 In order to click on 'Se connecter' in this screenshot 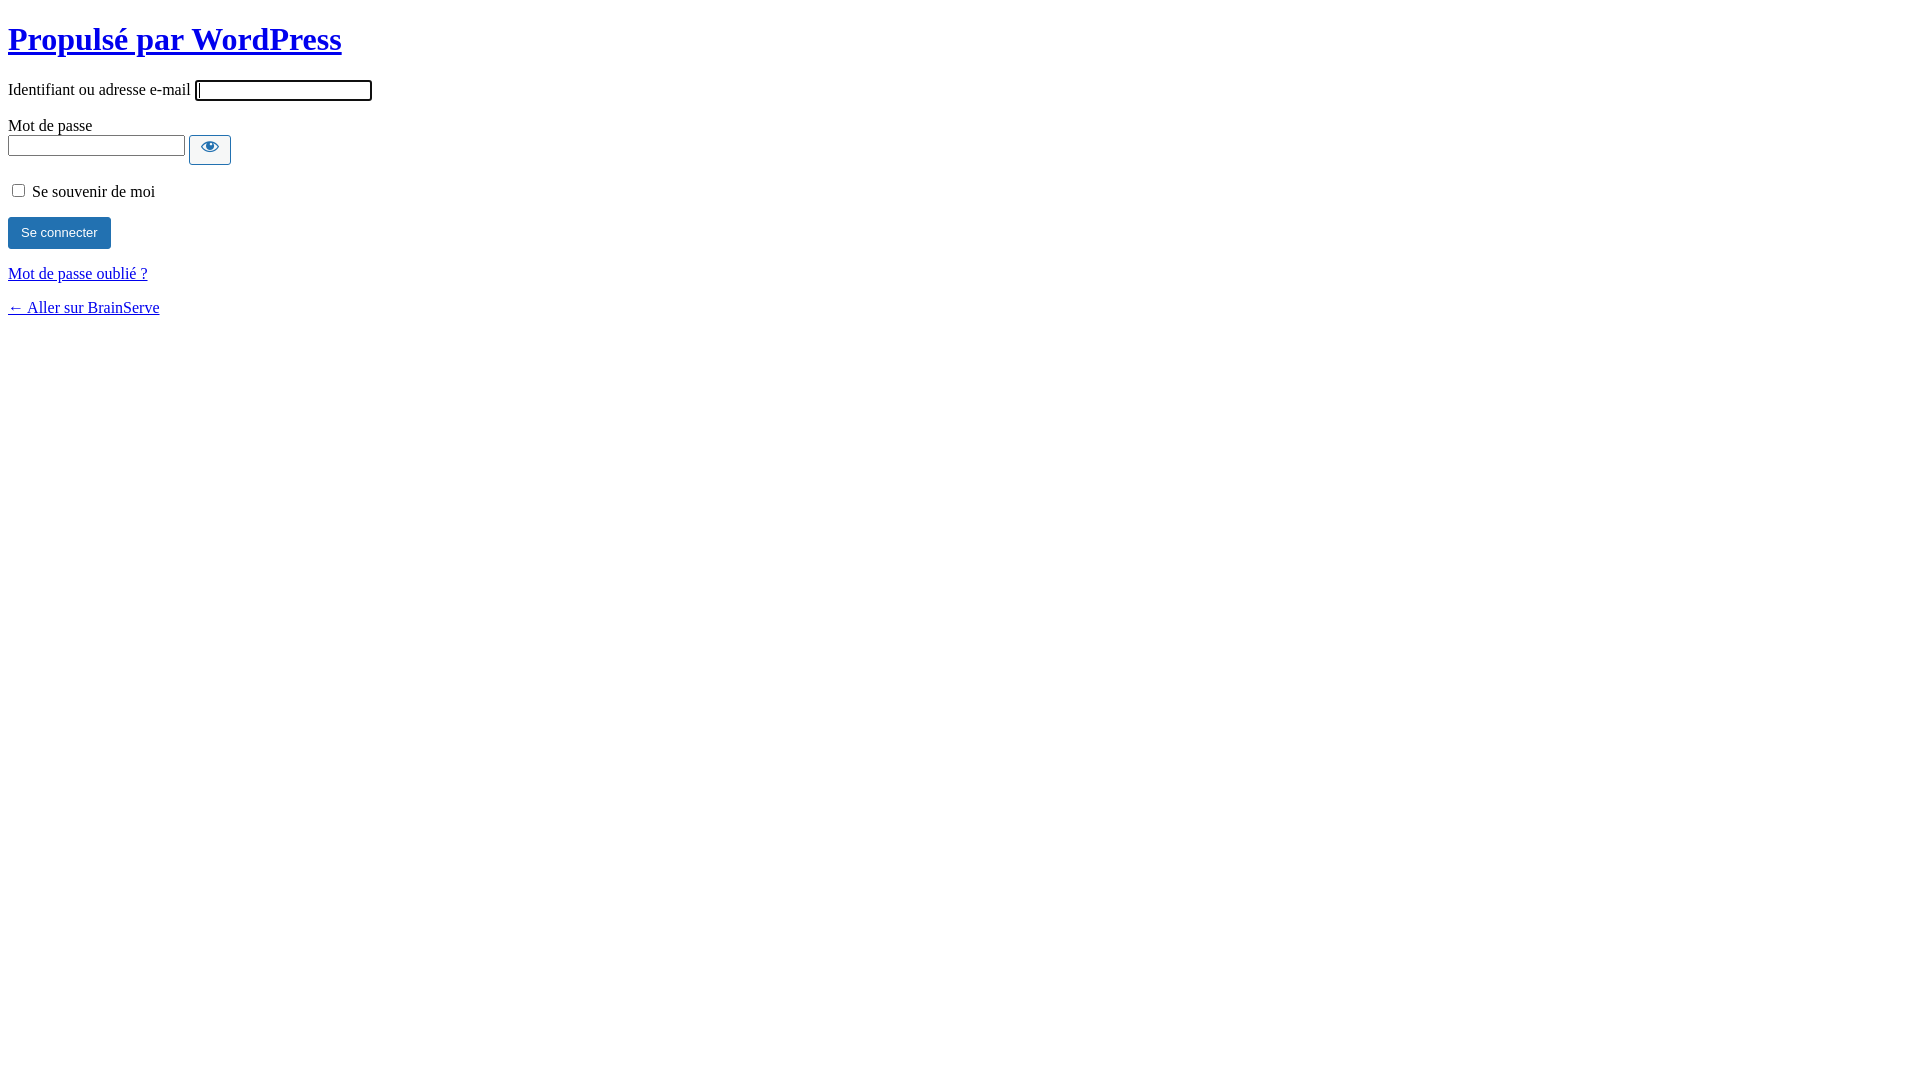, I will do `click(59, 231)`.